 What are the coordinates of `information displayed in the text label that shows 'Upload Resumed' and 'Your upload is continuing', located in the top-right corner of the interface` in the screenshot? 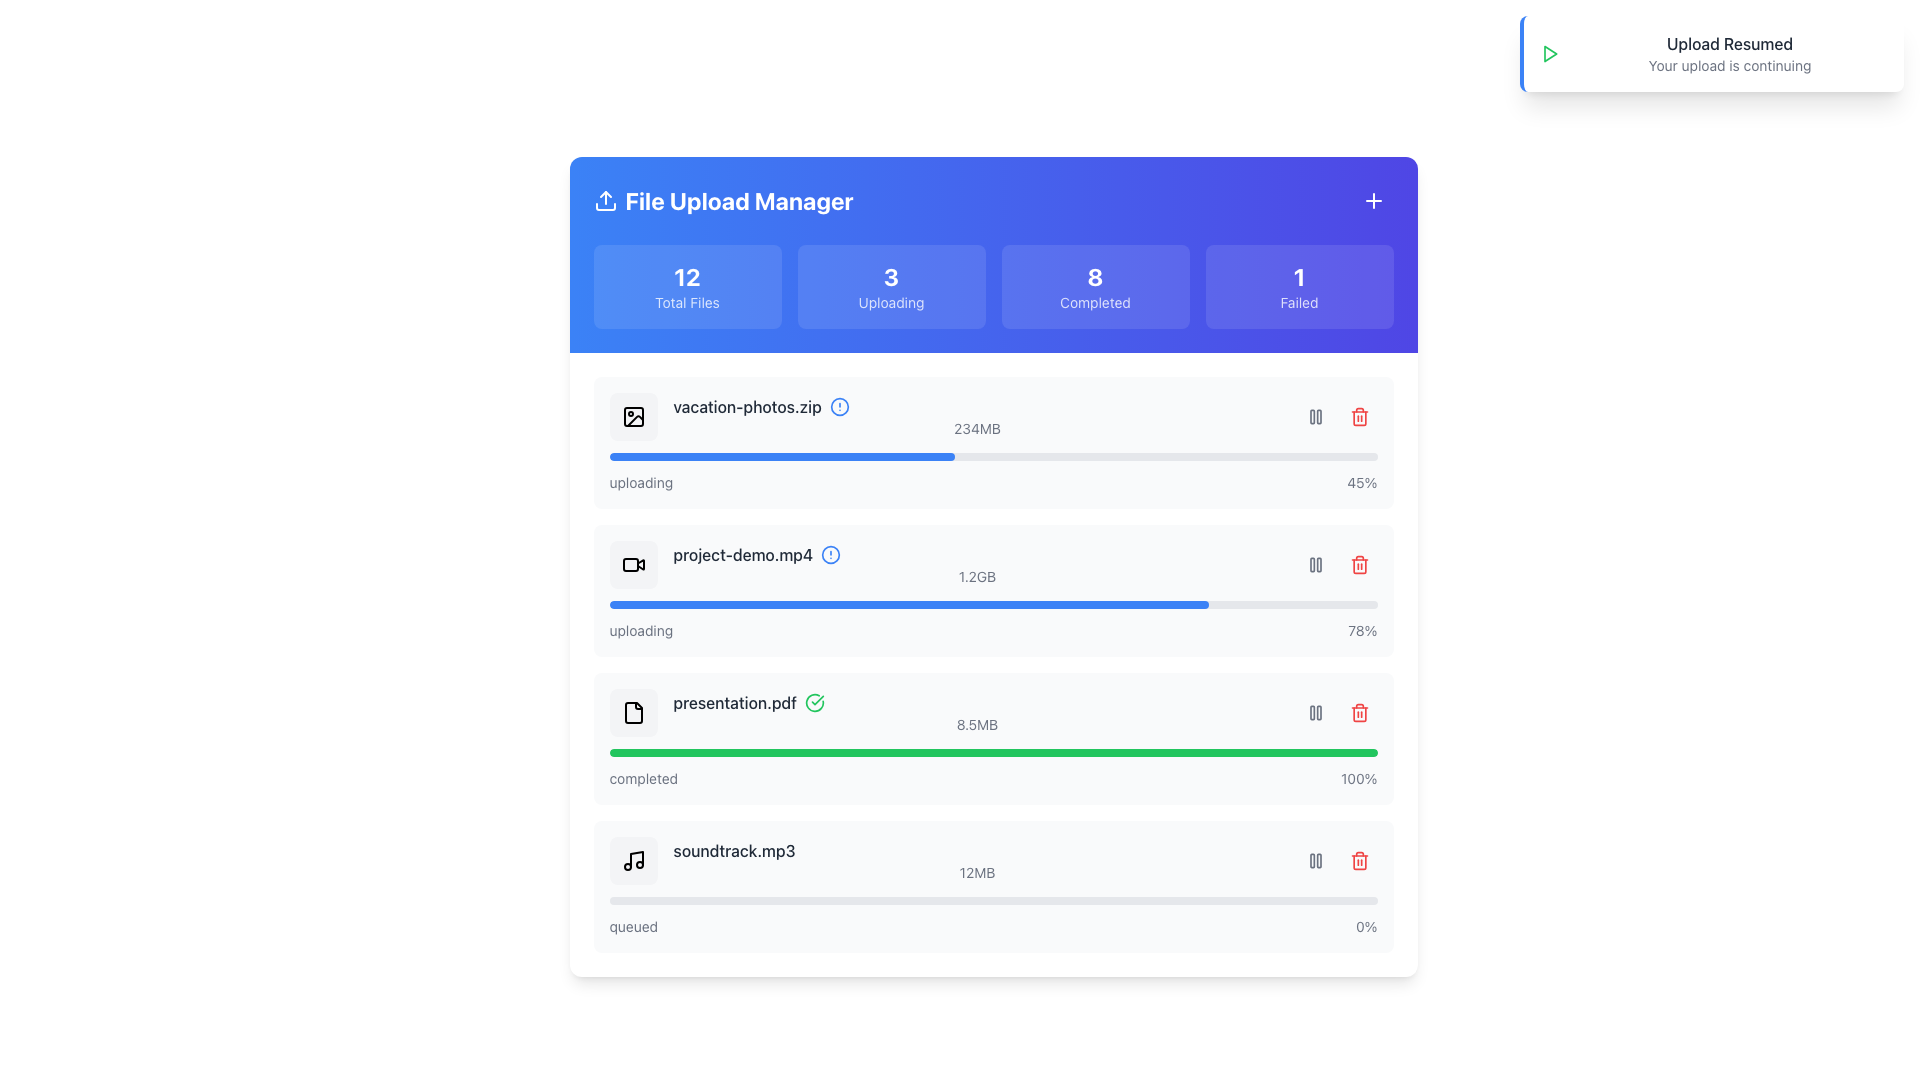 It's located at (1728, 53).